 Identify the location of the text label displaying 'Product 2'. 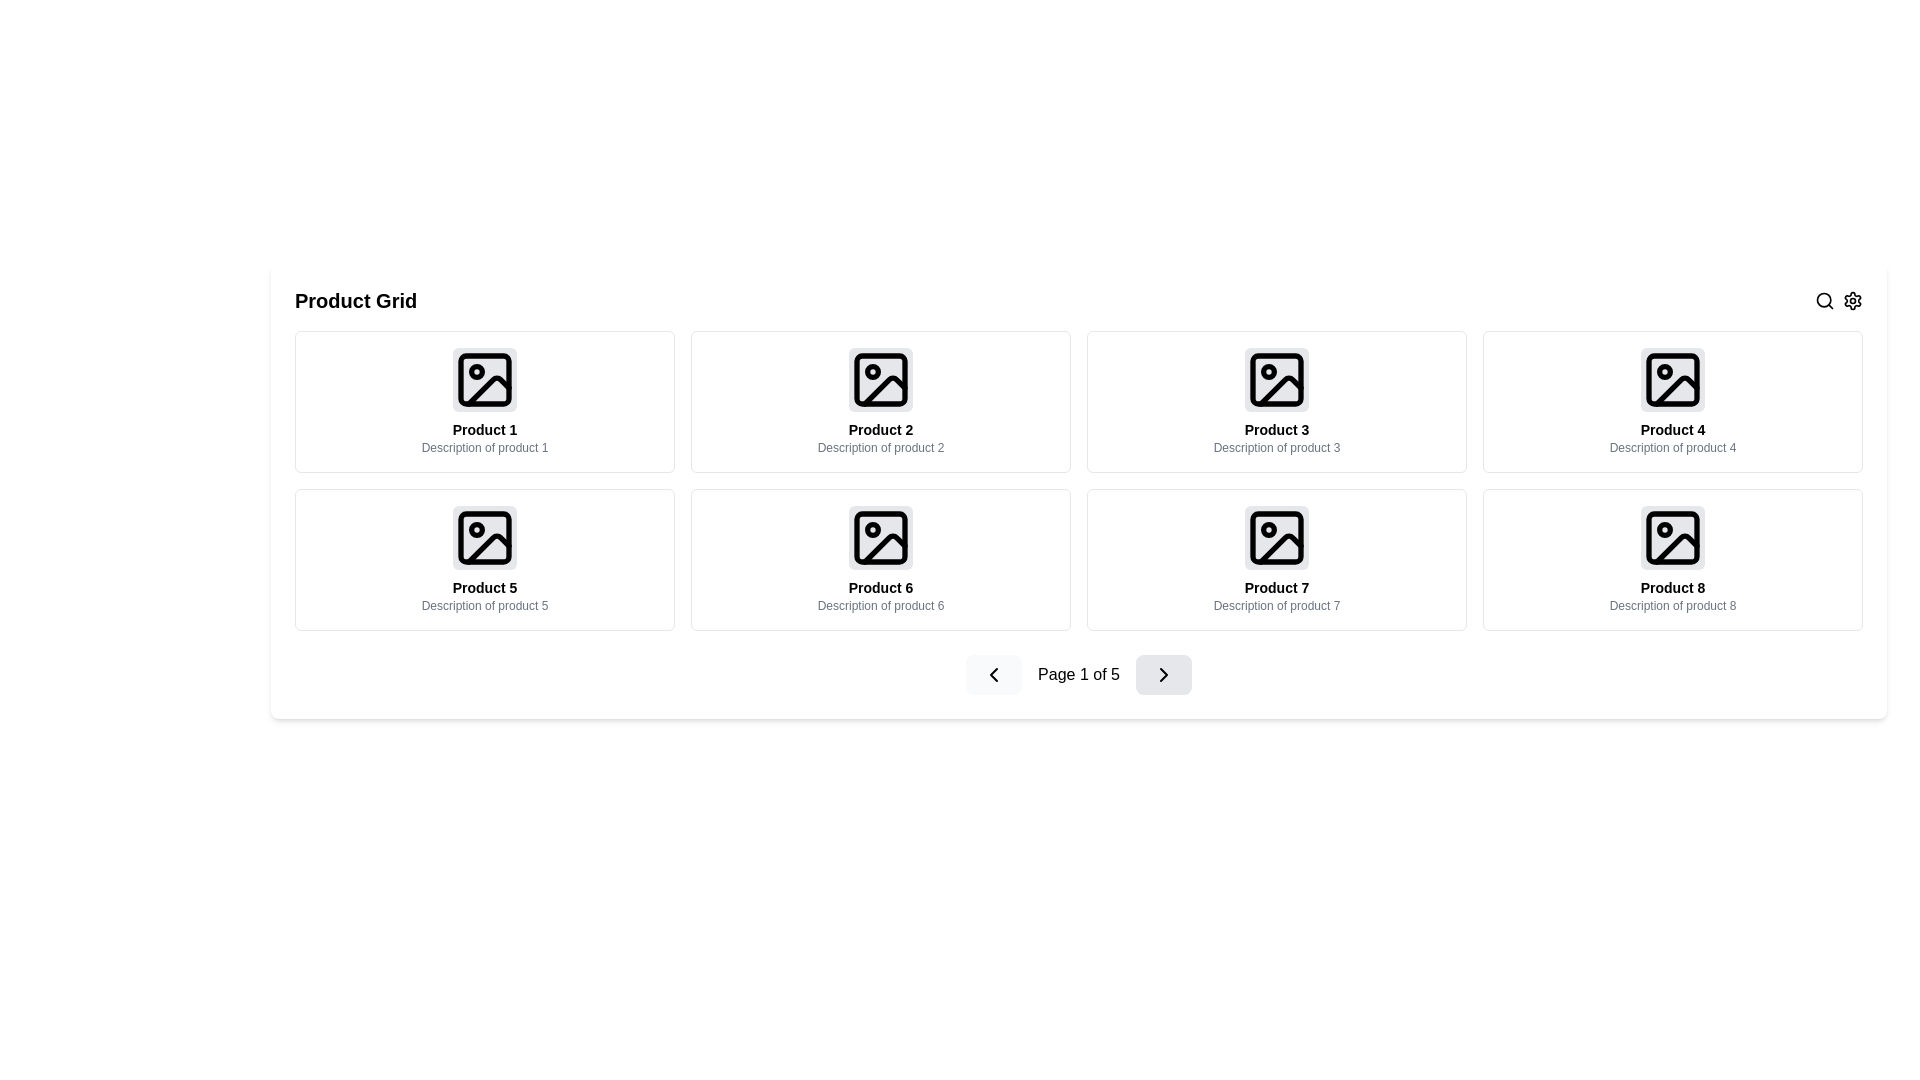
(880, 428).